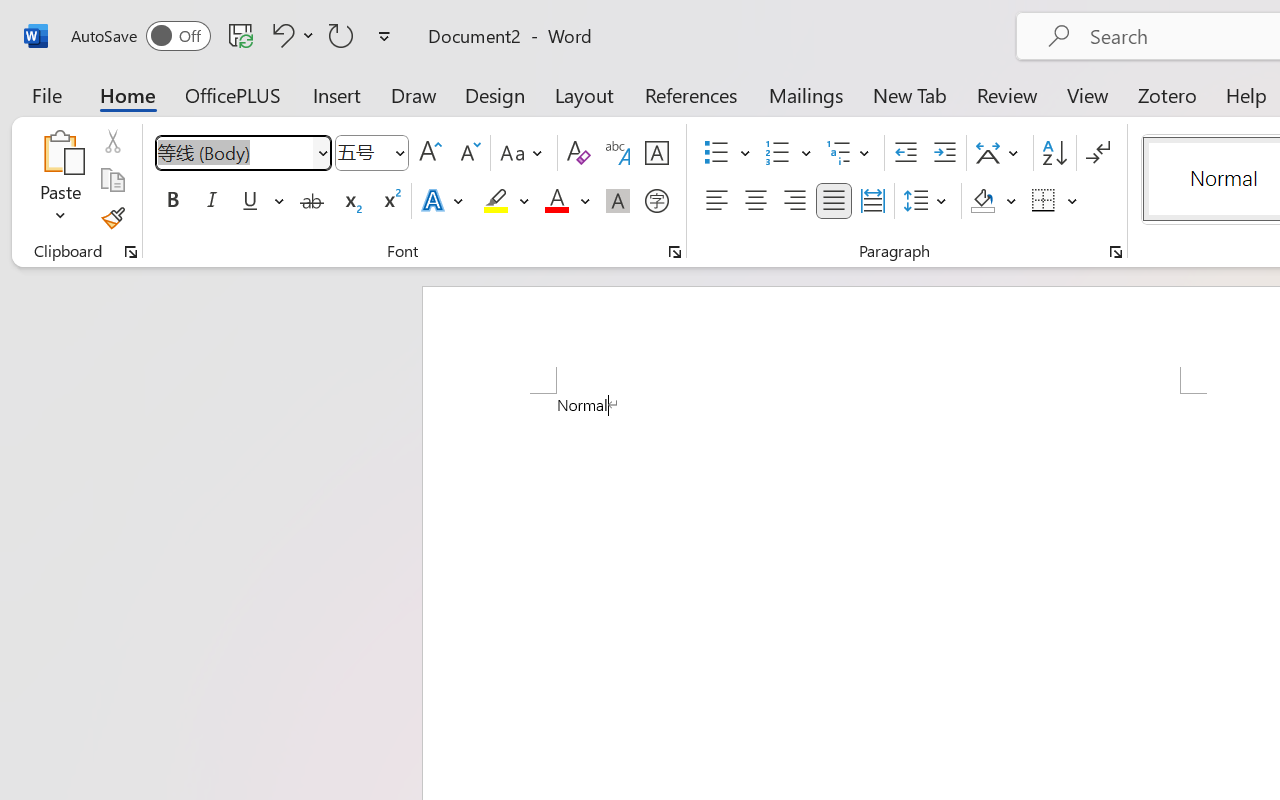  What do you see at coordinates (390, 201) in the screenshot?
I see `'Superscript'` at bounding box center [390, 201].